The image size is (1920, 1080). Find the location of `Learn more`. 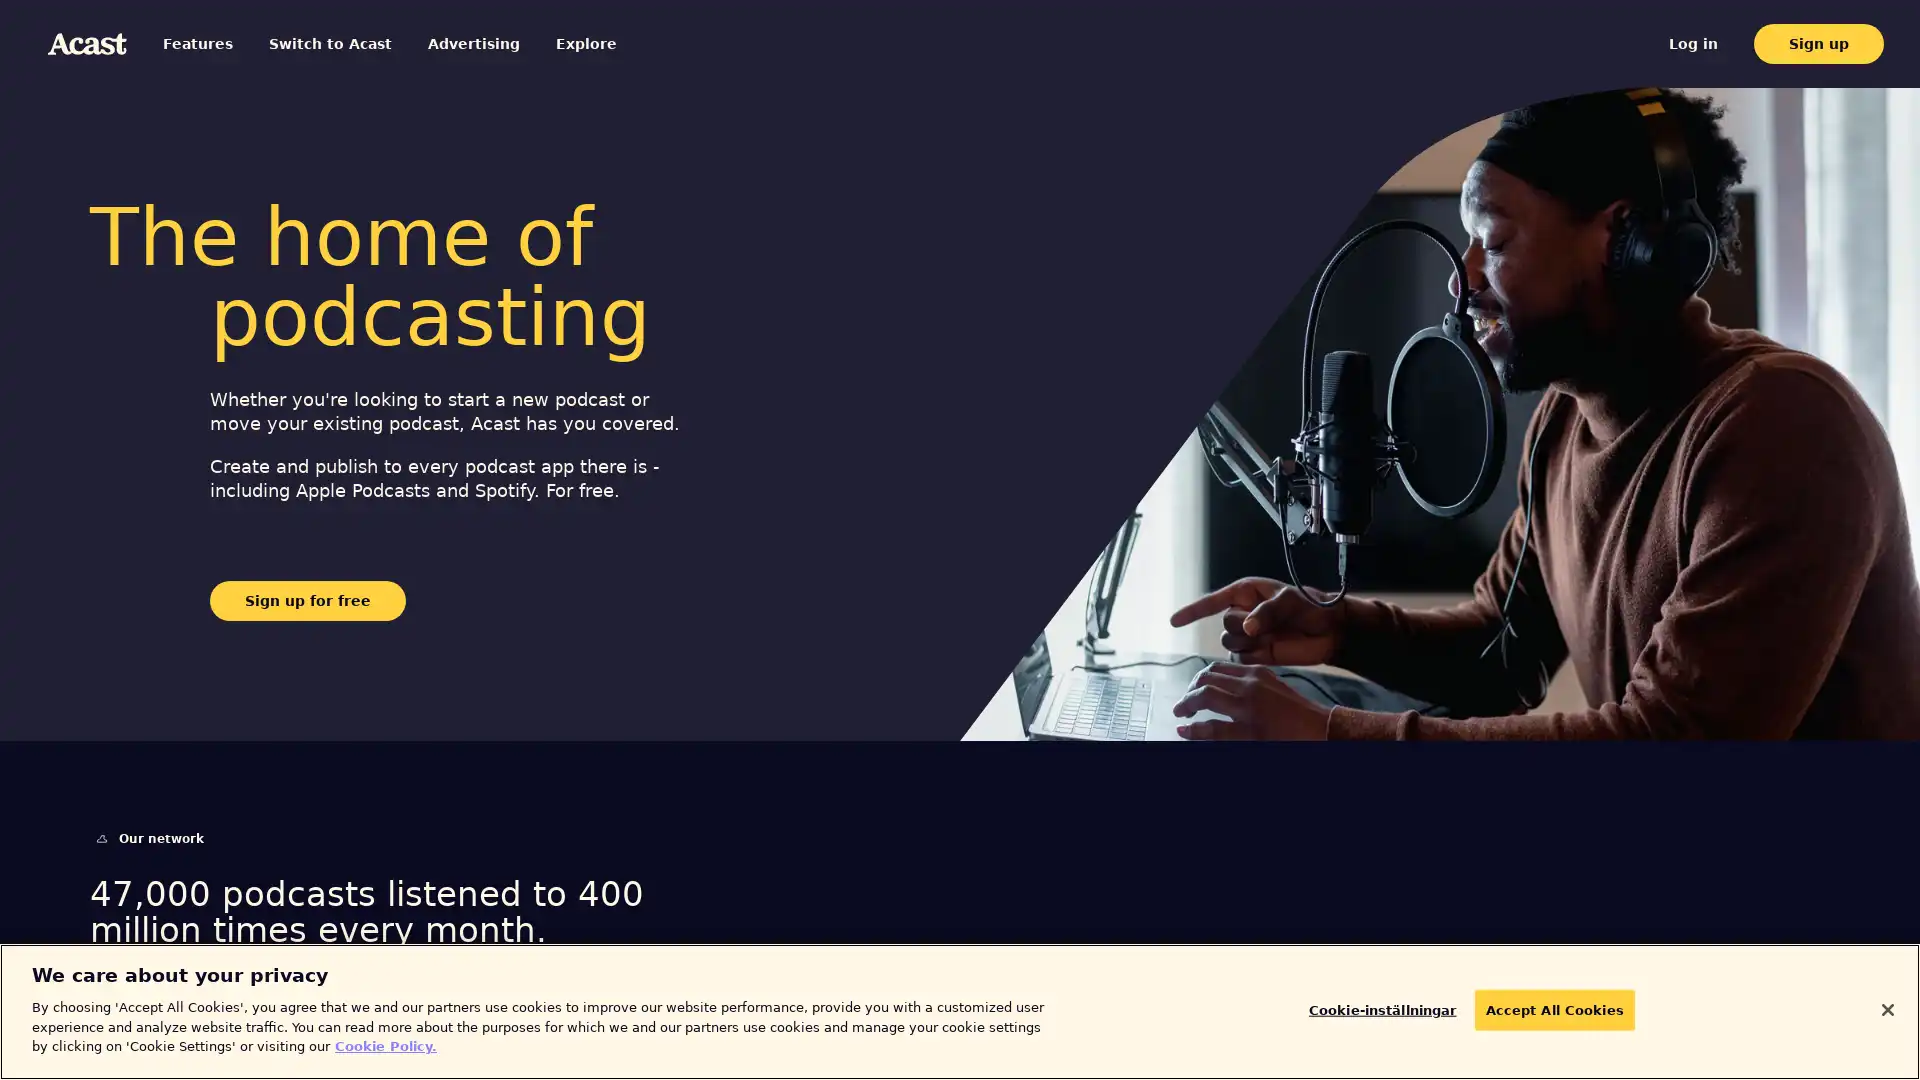

Learn more is located at coordinates (162, 1028).